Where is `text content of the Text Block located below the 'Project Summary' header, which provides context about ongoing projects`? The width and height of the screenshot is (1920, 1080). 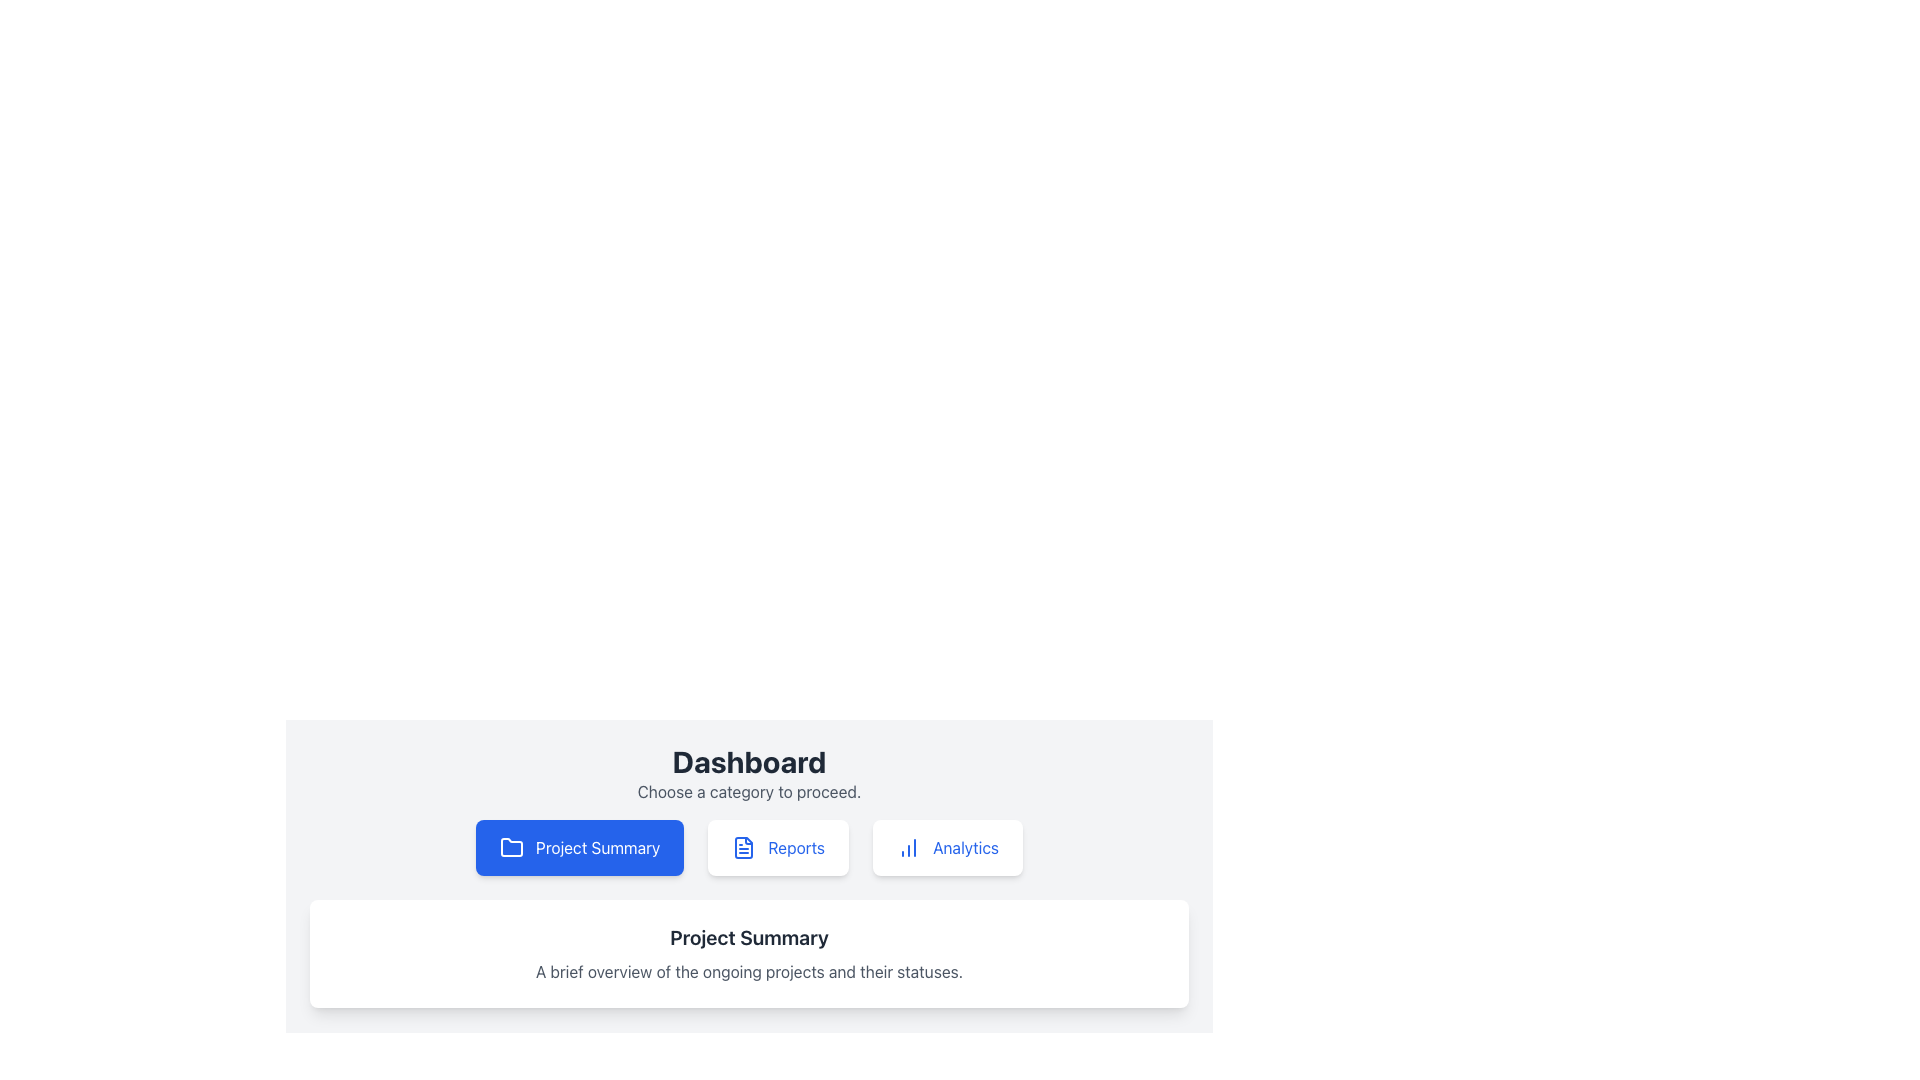 text content of the Text Block located below the 'Project Summary' header, which provides context about ongoing projects is located at coordinates (748, 971).